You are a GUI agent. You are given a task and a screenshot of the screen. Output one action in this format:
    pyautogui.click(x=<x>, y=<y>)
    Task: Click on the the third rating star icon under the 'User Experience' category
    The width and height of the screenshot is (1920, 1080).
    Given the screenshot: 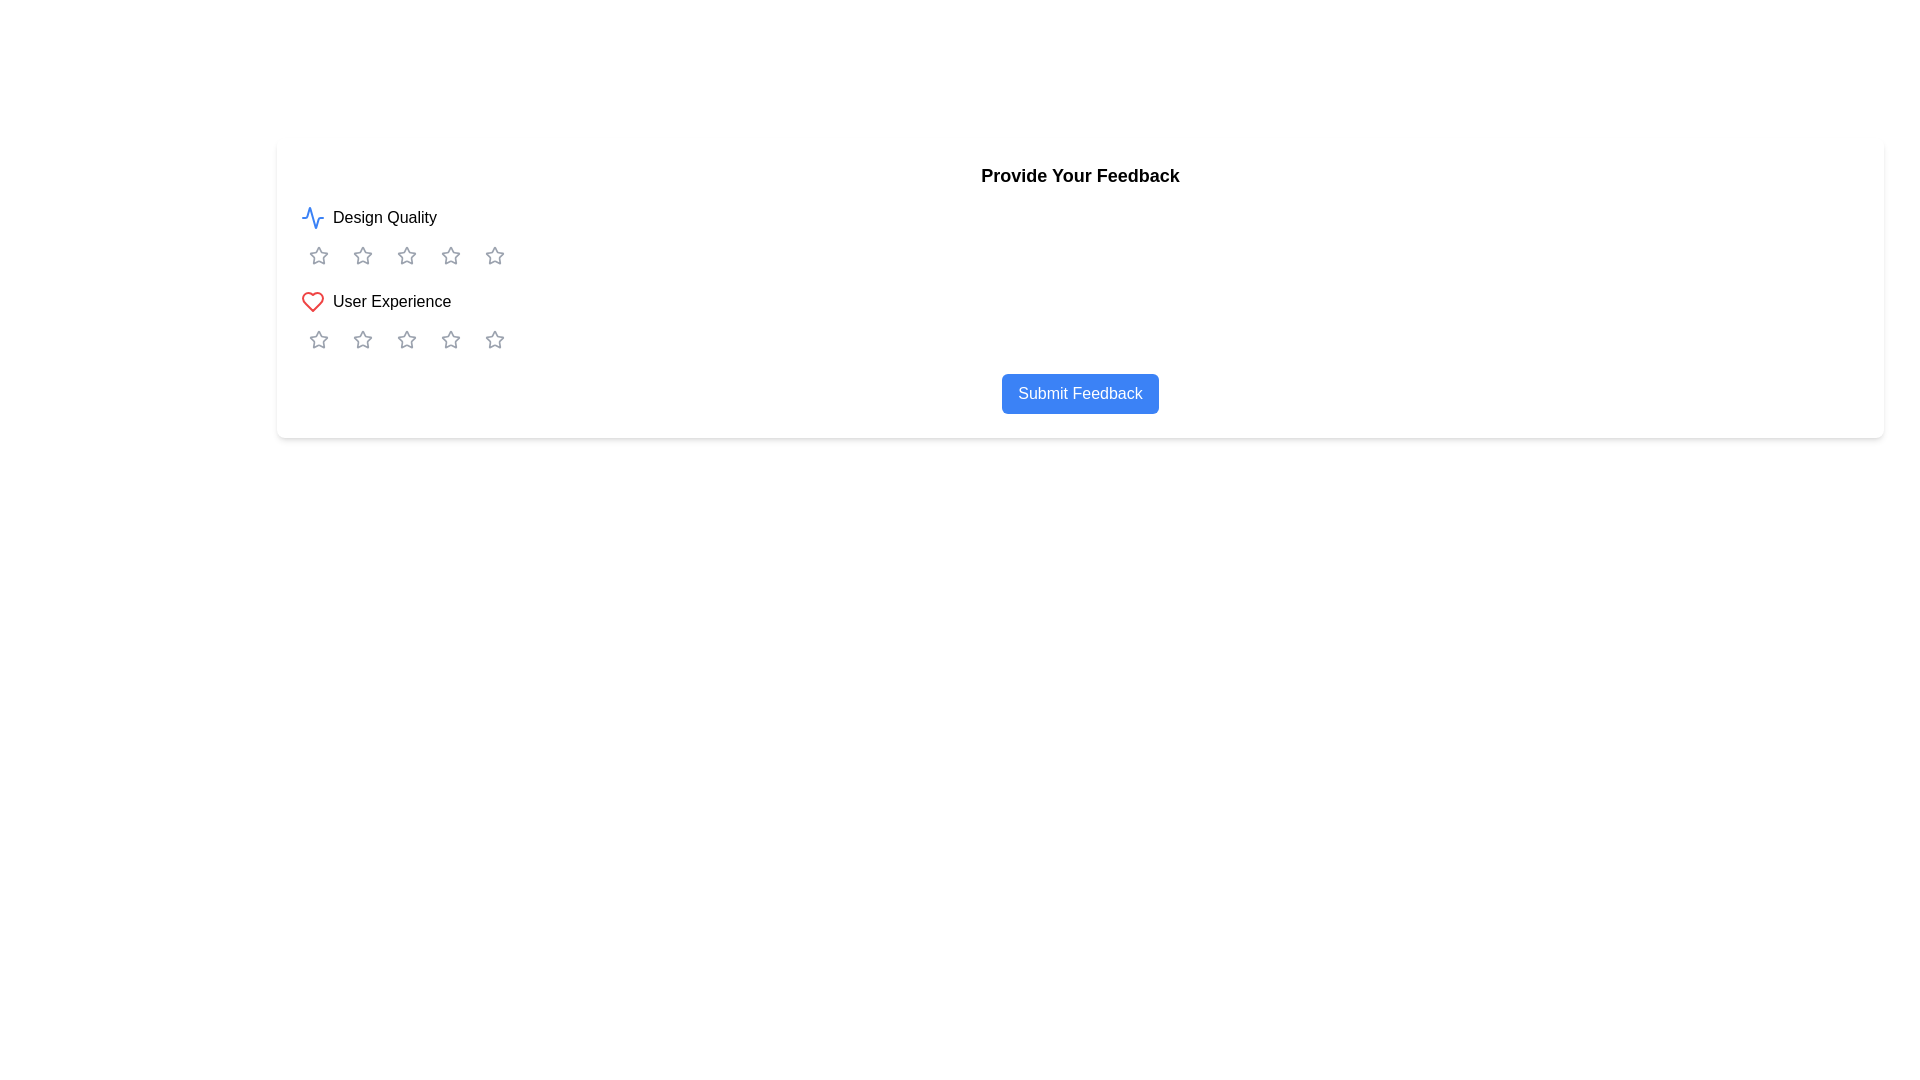 What is the action you would take?
    pyautogui.click(x=406, y=338)
    